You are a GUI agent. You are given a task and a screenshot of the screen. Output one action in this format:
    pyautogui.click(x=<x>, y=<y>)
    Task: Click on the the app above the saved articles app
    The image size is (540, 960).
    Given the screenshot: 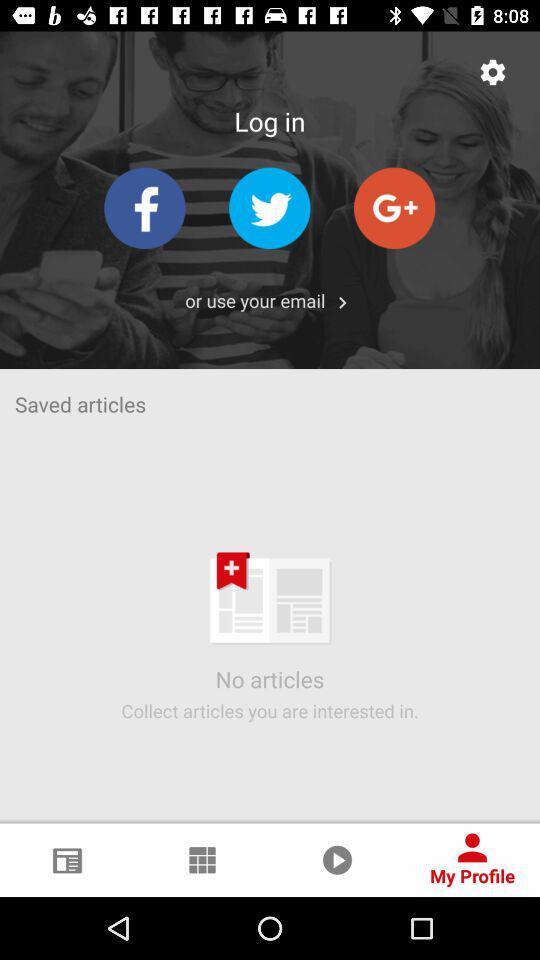 What is the action you would take?
    pyautogui.click(x=255, y=299)
    